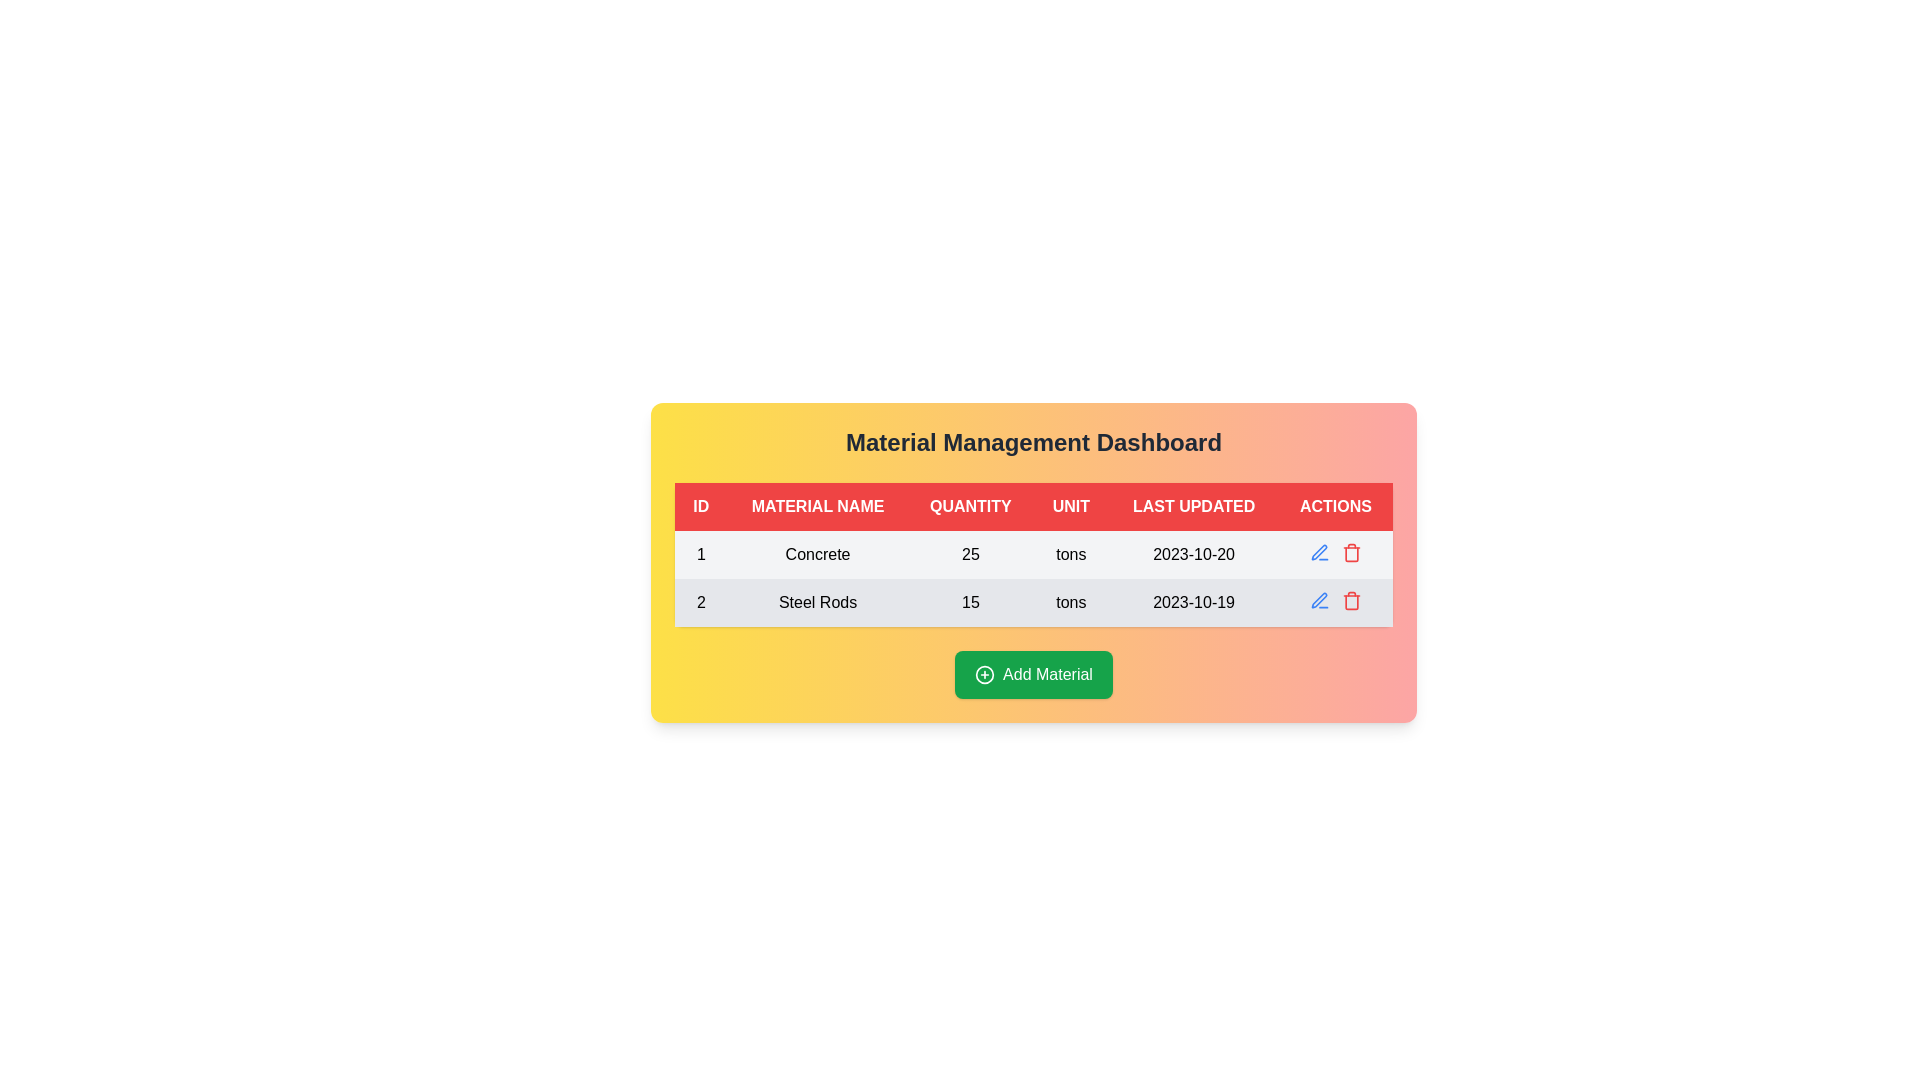 The height and width of the screenshot is (1080, 1920). What do you see at coordinates (1351, 552) in the screenshot?
I see `the delete button icon in the Actions column of the second row in the table` at bounding box center [1351, 552].